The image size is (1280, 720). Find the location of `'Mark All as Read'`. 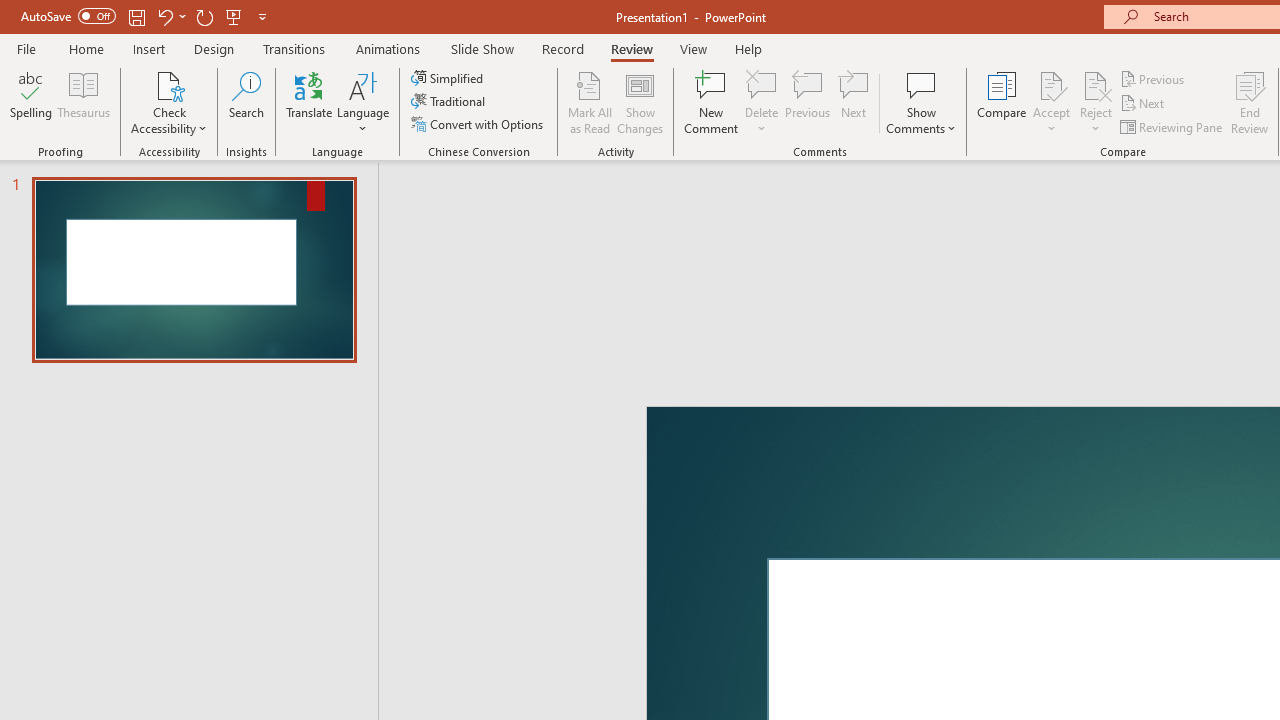

'Mark All as Read' is located at coordinates (589, 103).